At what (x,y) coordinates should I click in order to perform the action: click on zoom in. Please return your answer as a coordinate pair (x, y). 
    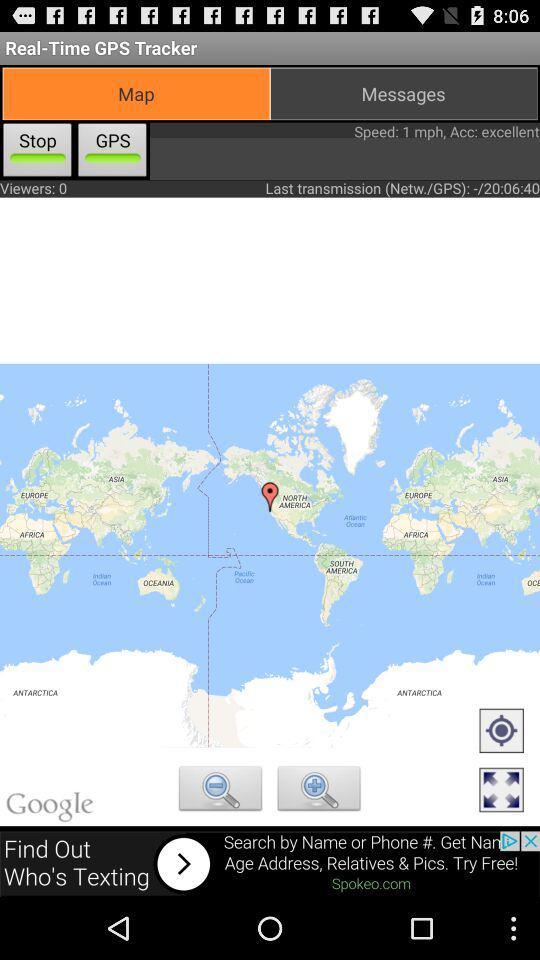
    Looking at the image, I should click on (319, 791).